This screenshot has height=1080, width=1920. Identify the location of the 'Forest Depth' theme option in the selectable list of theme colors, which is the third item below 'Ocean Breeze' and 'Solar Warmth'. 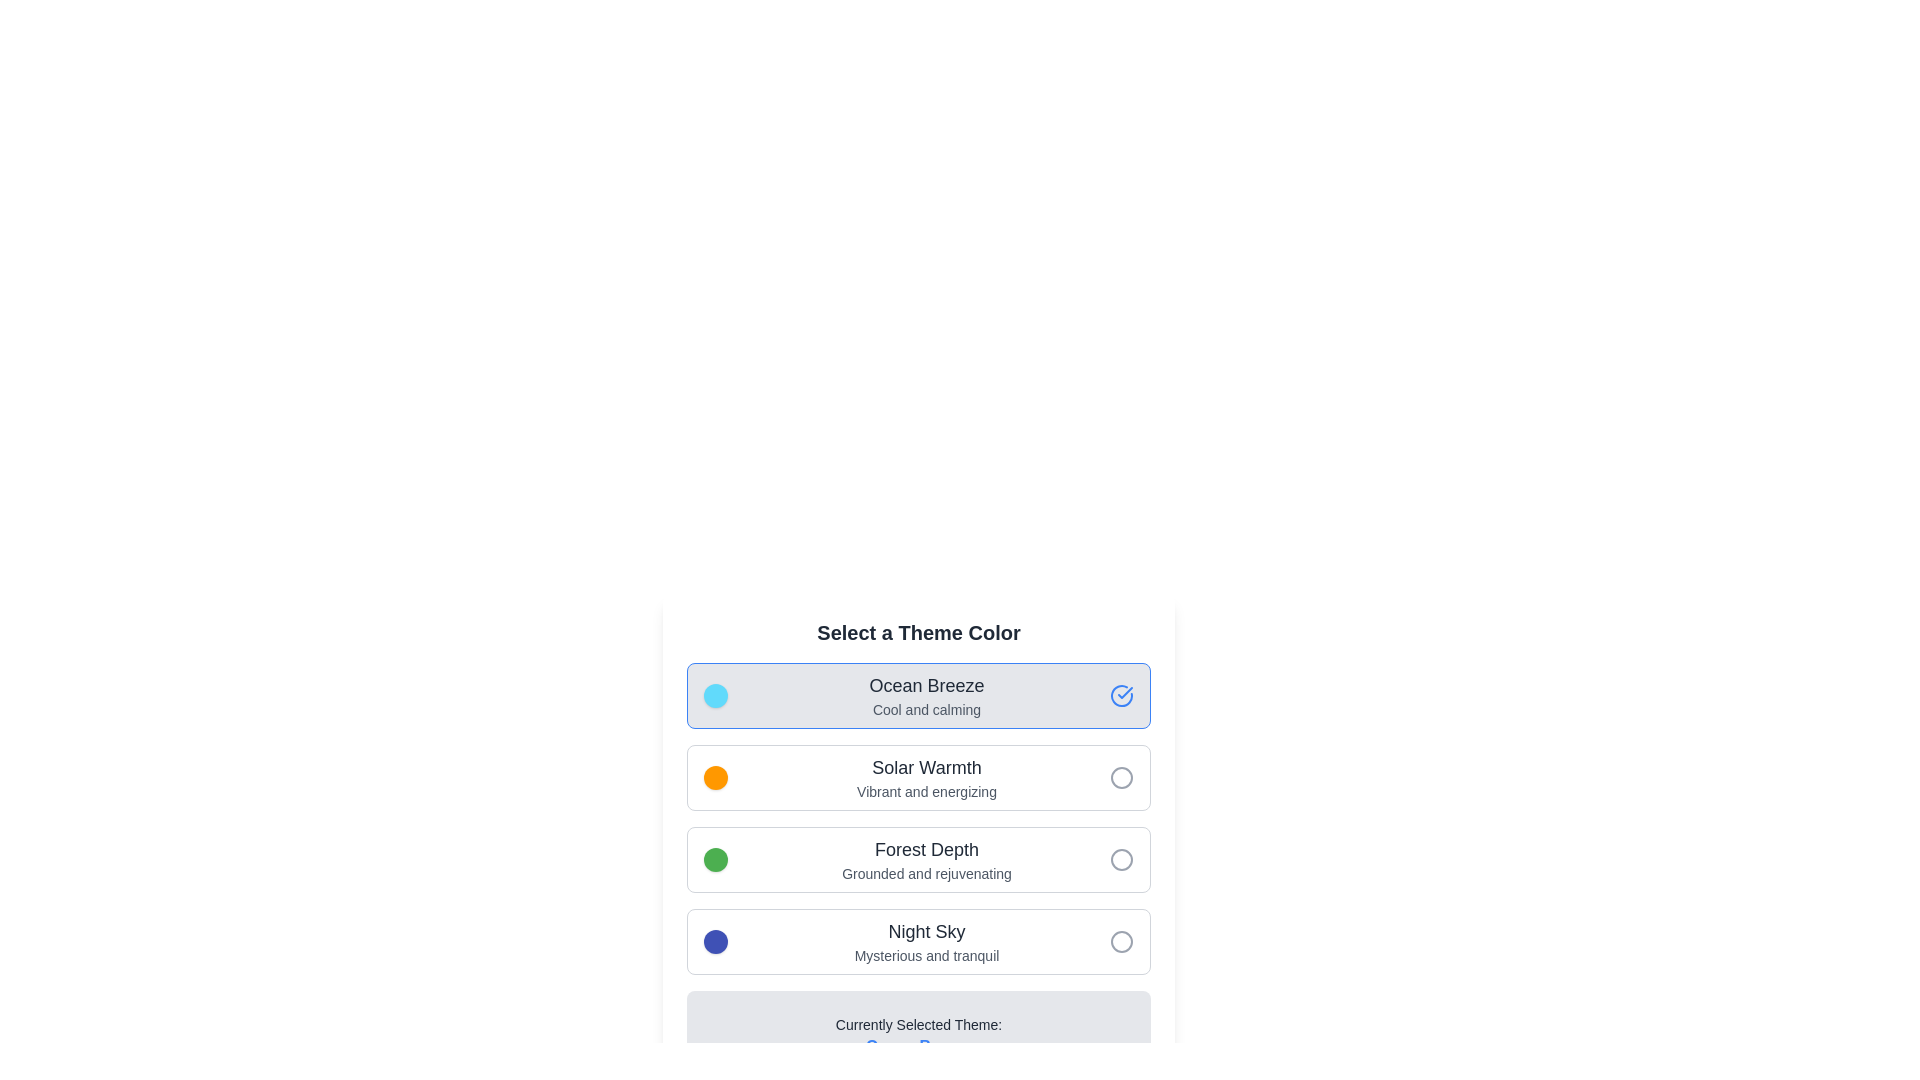
(925, 859).